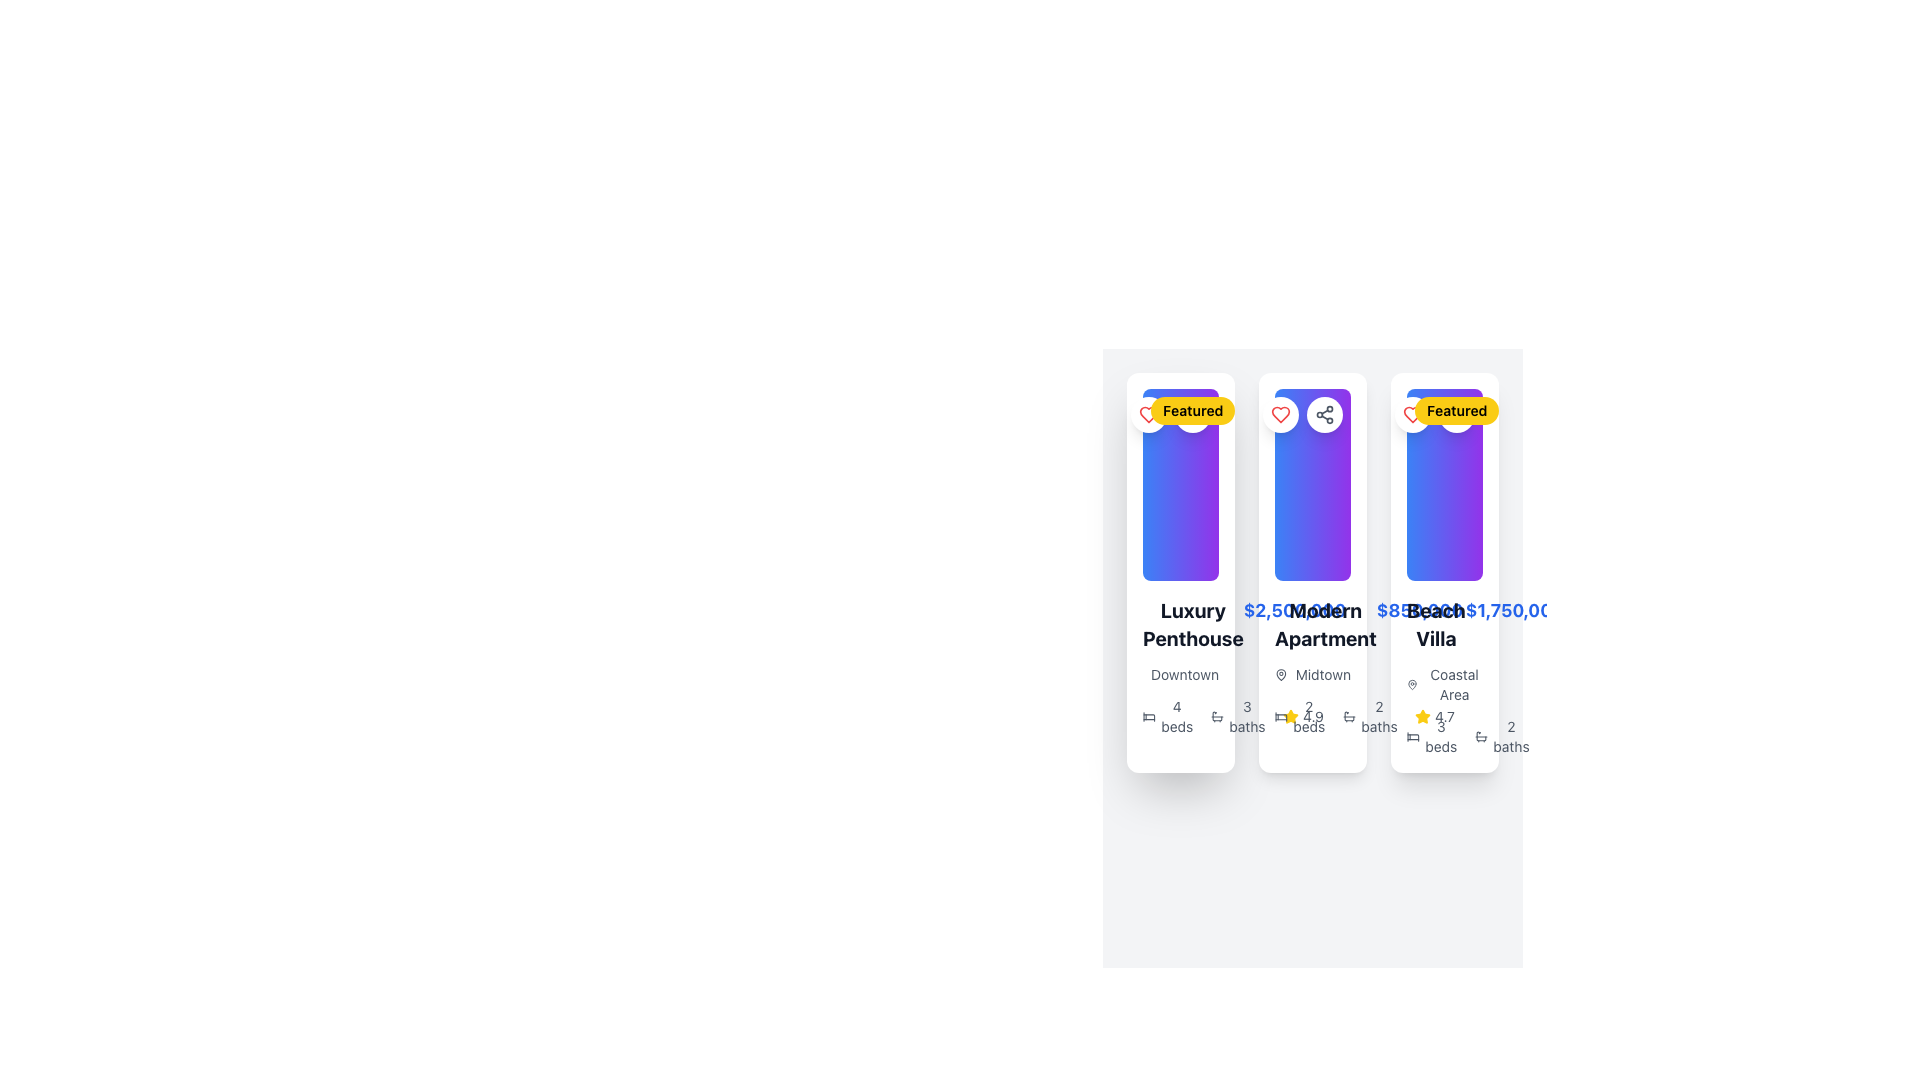 The height and width of the screenshot is (1080, 1920). What do you see at coordinates (1313, 675) in the screenshot?
I see `the label with an icon indicating the location name, which is the third card in a series of horizontally aligned property cards, positioned below the price and name, and above the details about beds and baths` at bounding box center [1313, 675].